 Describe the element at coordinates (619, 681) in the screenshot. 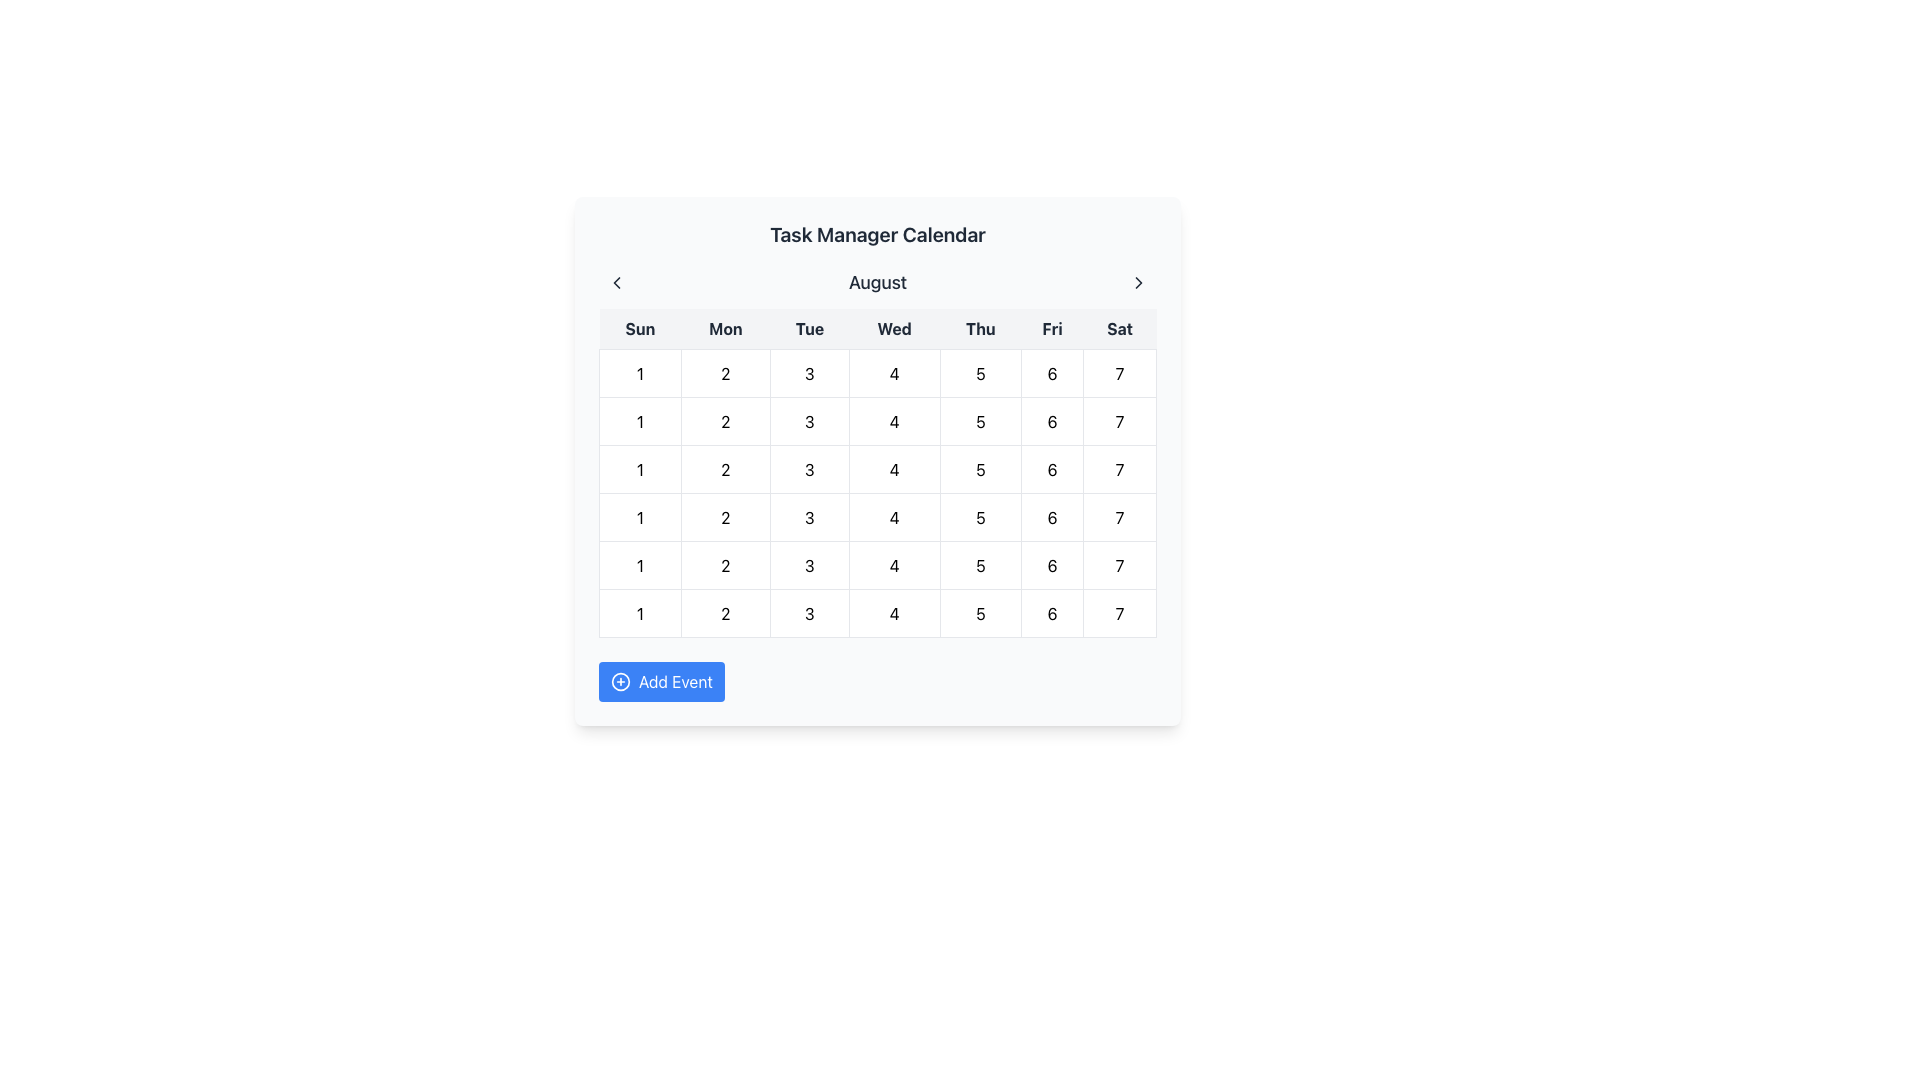

I see `the circular icon to the left of the 'Add Event' button` at that location.